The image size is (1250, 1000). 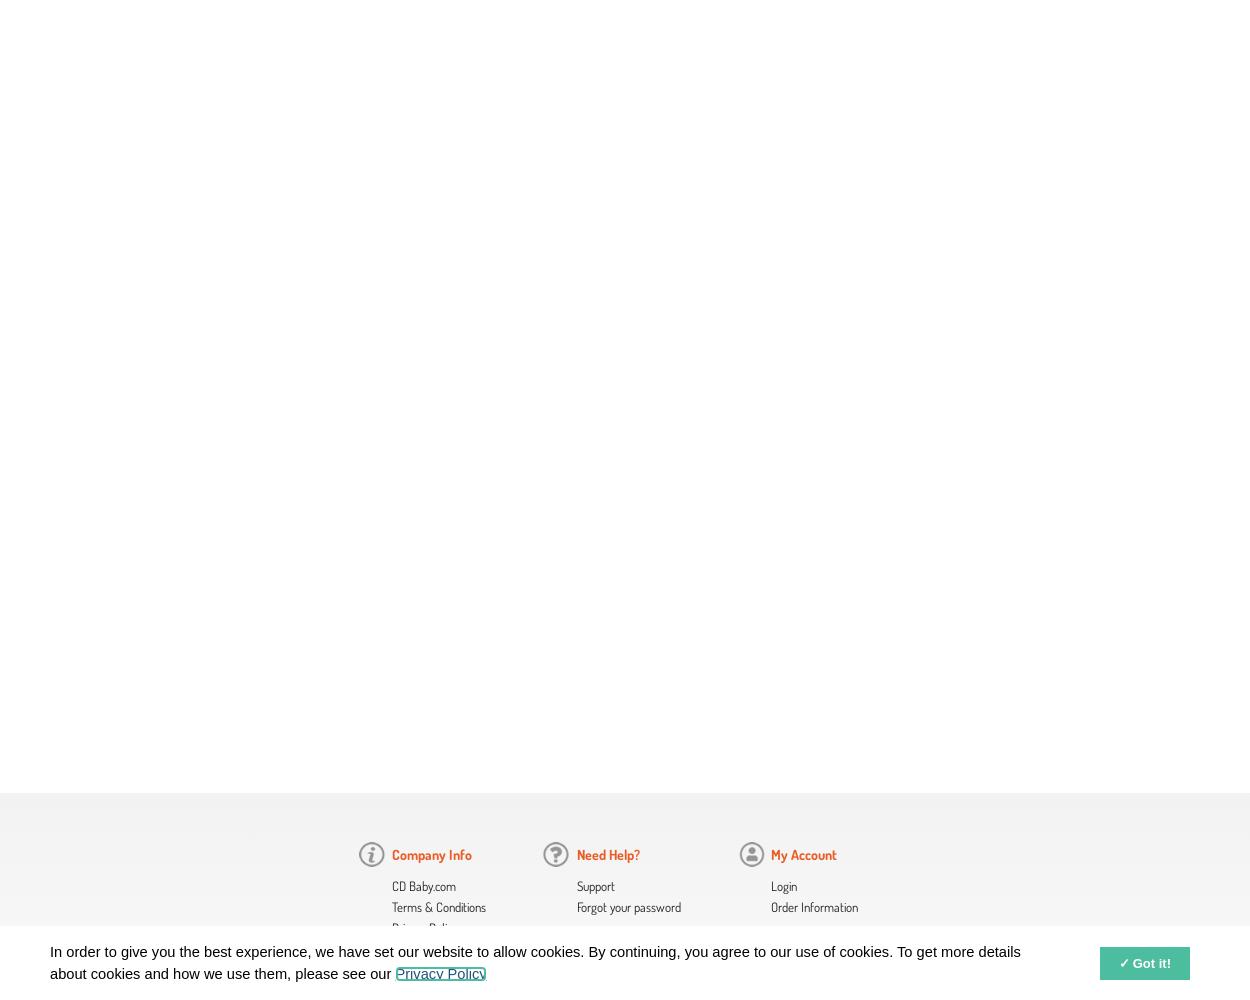 What do you see at coordinates (432, 853) in the screenshot?
I see `'Company Info'` at bounding box center [432, 853].